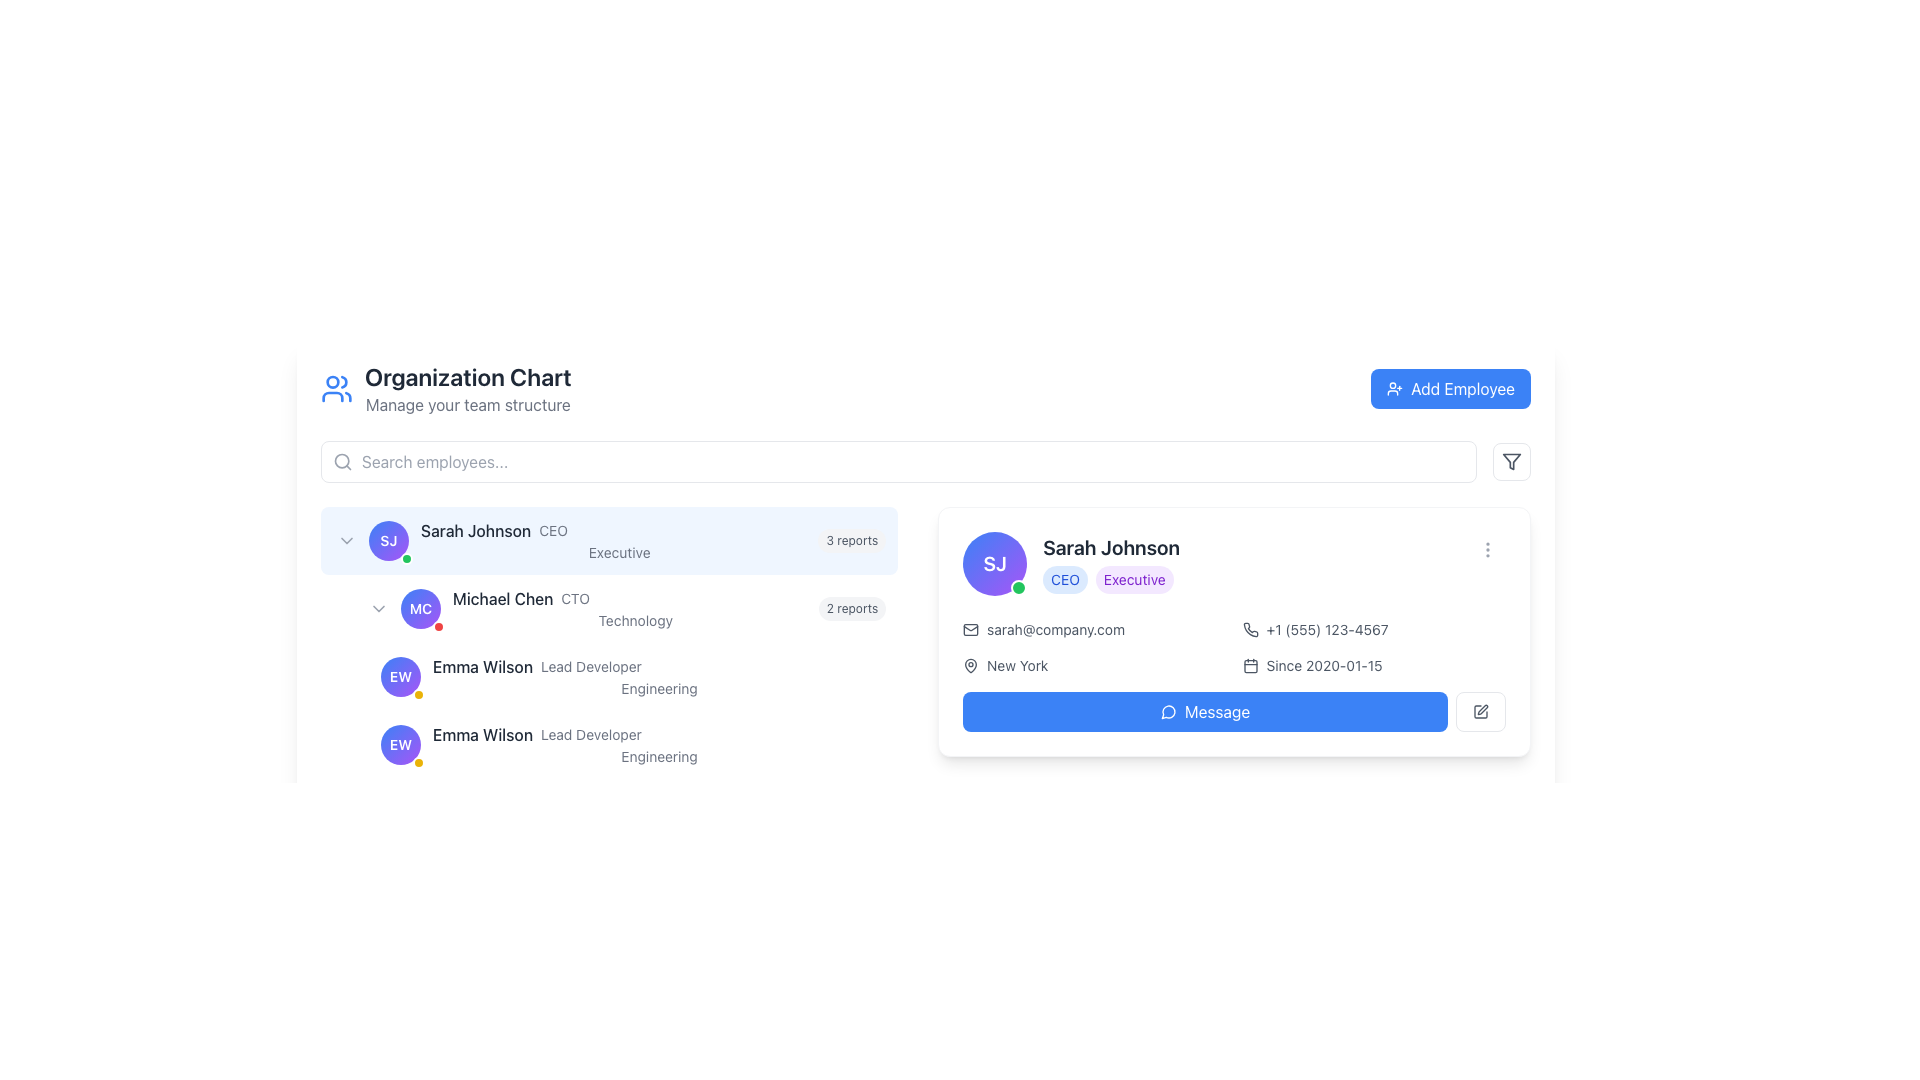  I want to click on the chevron icon located to the left of the row containing 'Sarah Johnson CEO' in the organization chart, so click(346, 540).